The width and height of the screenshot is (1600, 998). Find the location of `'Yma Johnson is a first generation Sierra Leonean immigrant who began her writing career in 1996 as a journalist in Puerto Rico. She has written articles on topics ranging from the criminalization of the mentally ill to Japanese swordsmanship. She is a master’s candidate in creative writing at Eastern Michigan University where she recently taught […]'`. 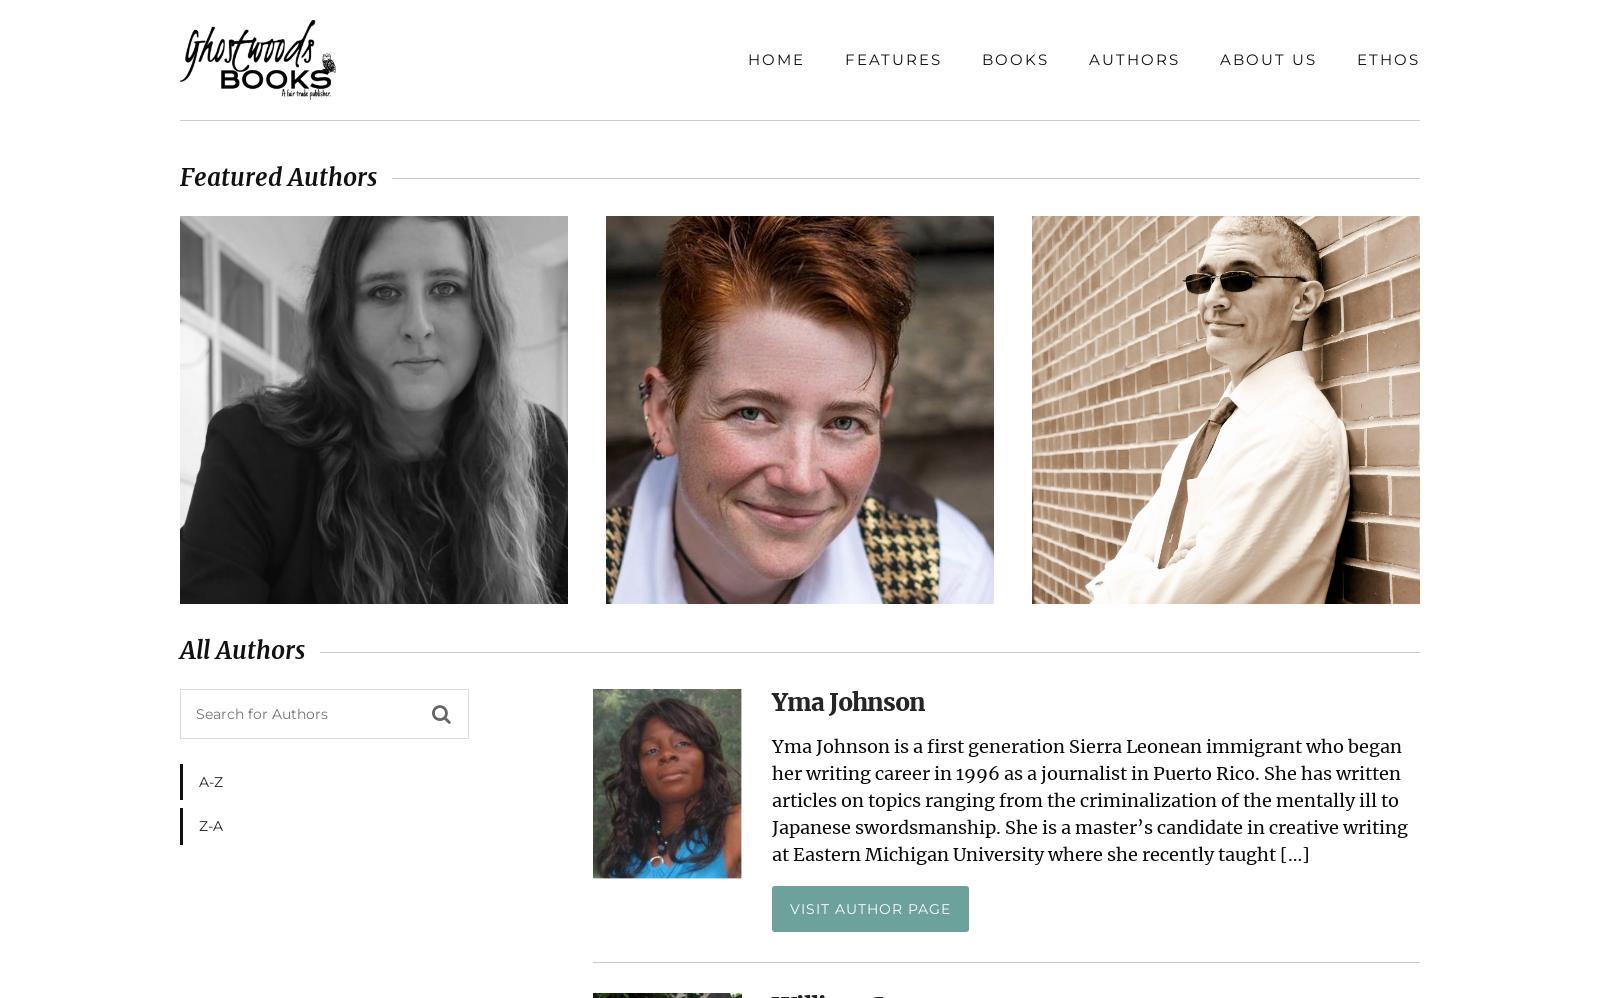

'Yma Johnson is a first generation Sierra Leonean immigrant who began her writing career in 1996 as a journalist in Puerto Rico. She has written articles on topics ranging from the criminalization of the mentally ill to Japanese swordsmanship. She is a master’s candidate in creative writing at Eastern Michigan University where she recently taught […]' is located at coordinates (772, 799).